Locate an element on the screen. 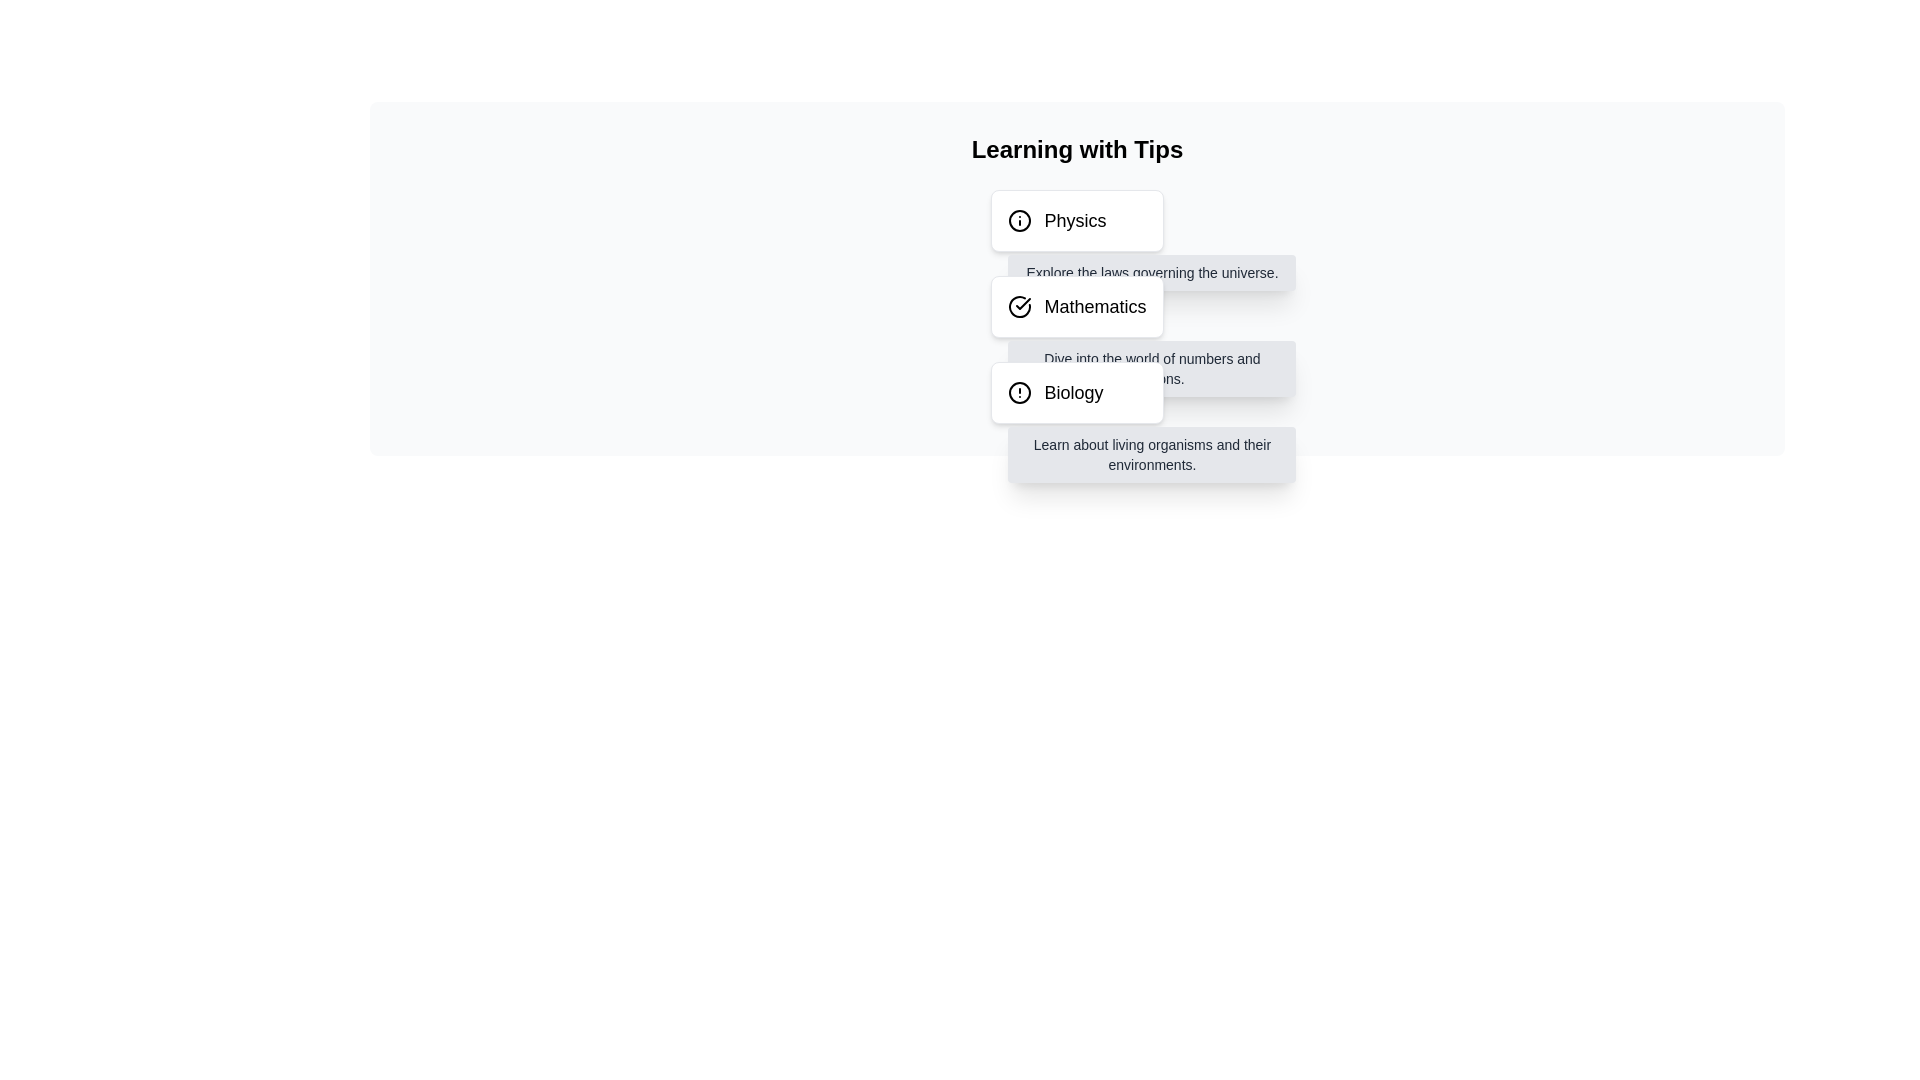 Image resolution: width=1920 pixels, height=1080 pixels. the circular icon with a black border and white interior, which is located to the left of the 'Biology' text in the 'Learning with Tips' section is located at coordinates (1020, 393).